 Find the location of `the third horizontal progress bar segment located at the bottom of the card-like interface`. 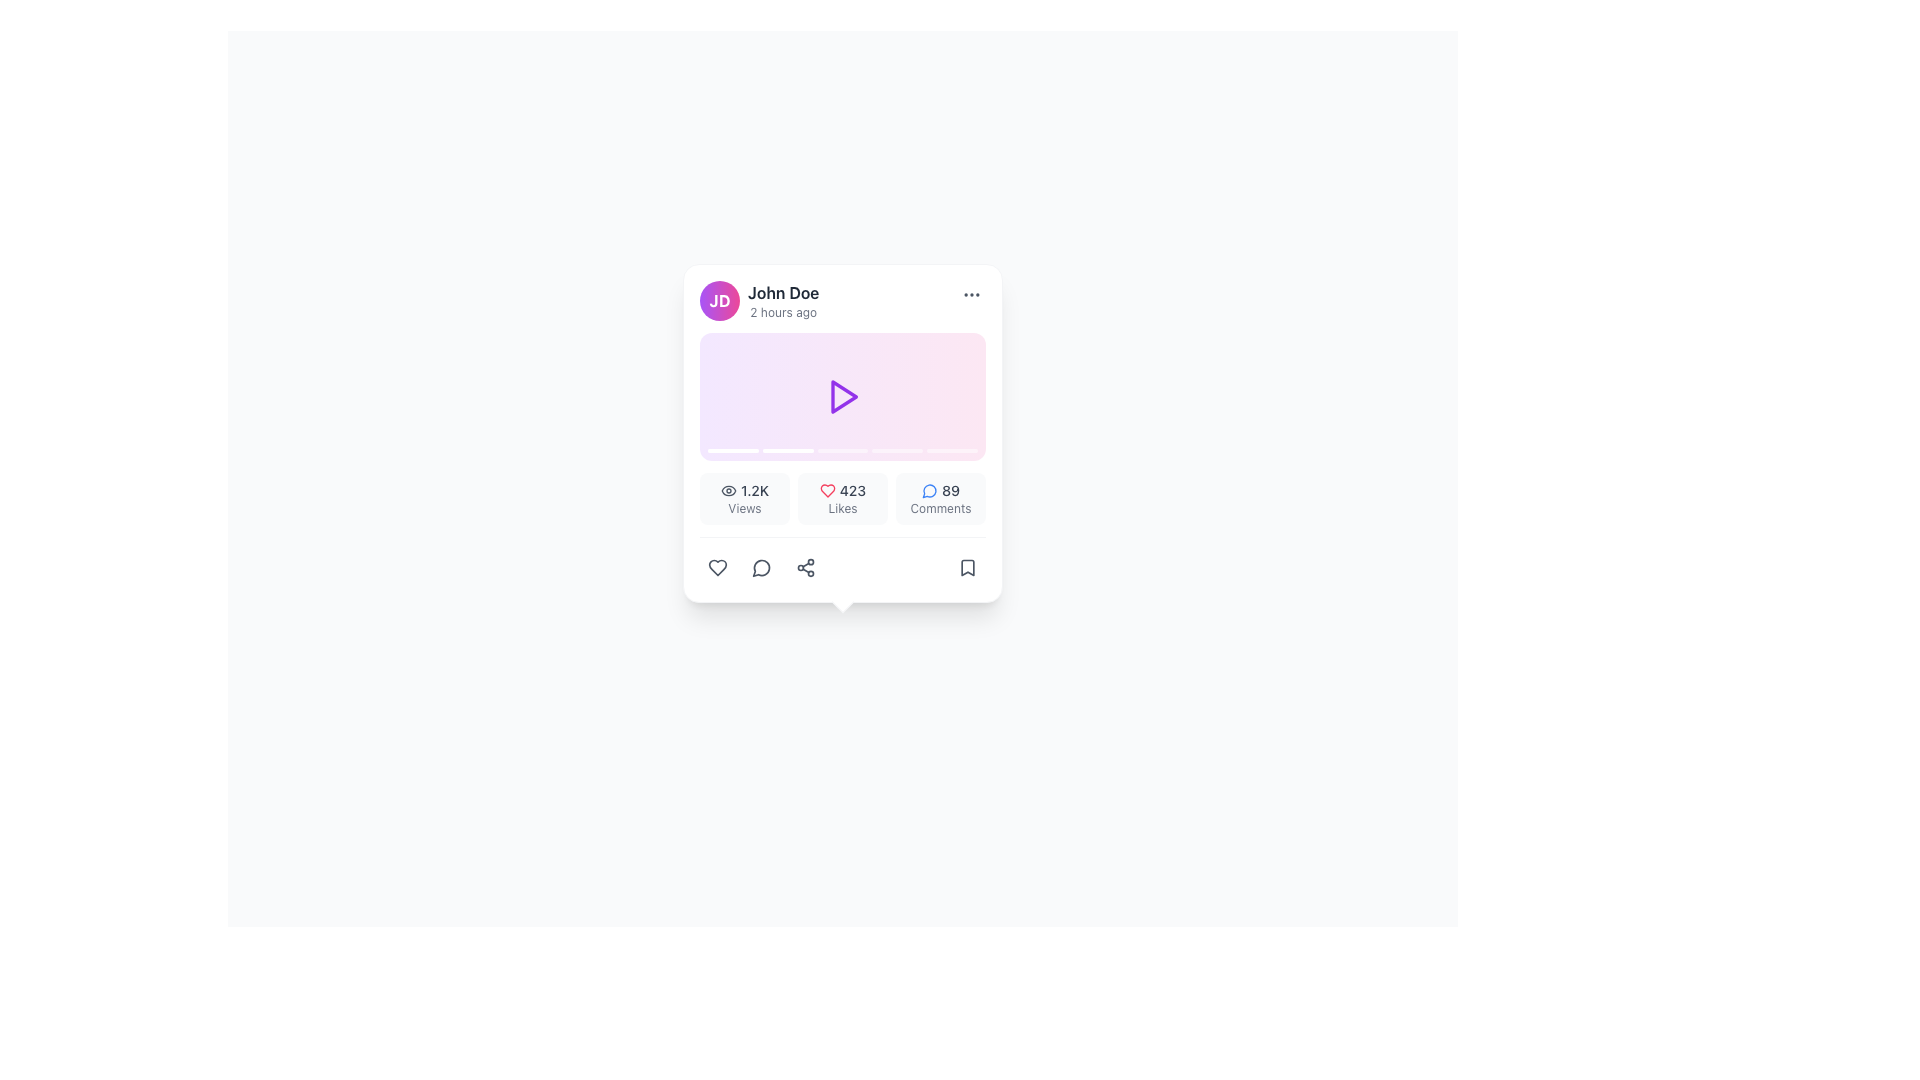

the third horizontal progress bar segment located at the bottom of the card-like interface is located at coordinates (843, 451).